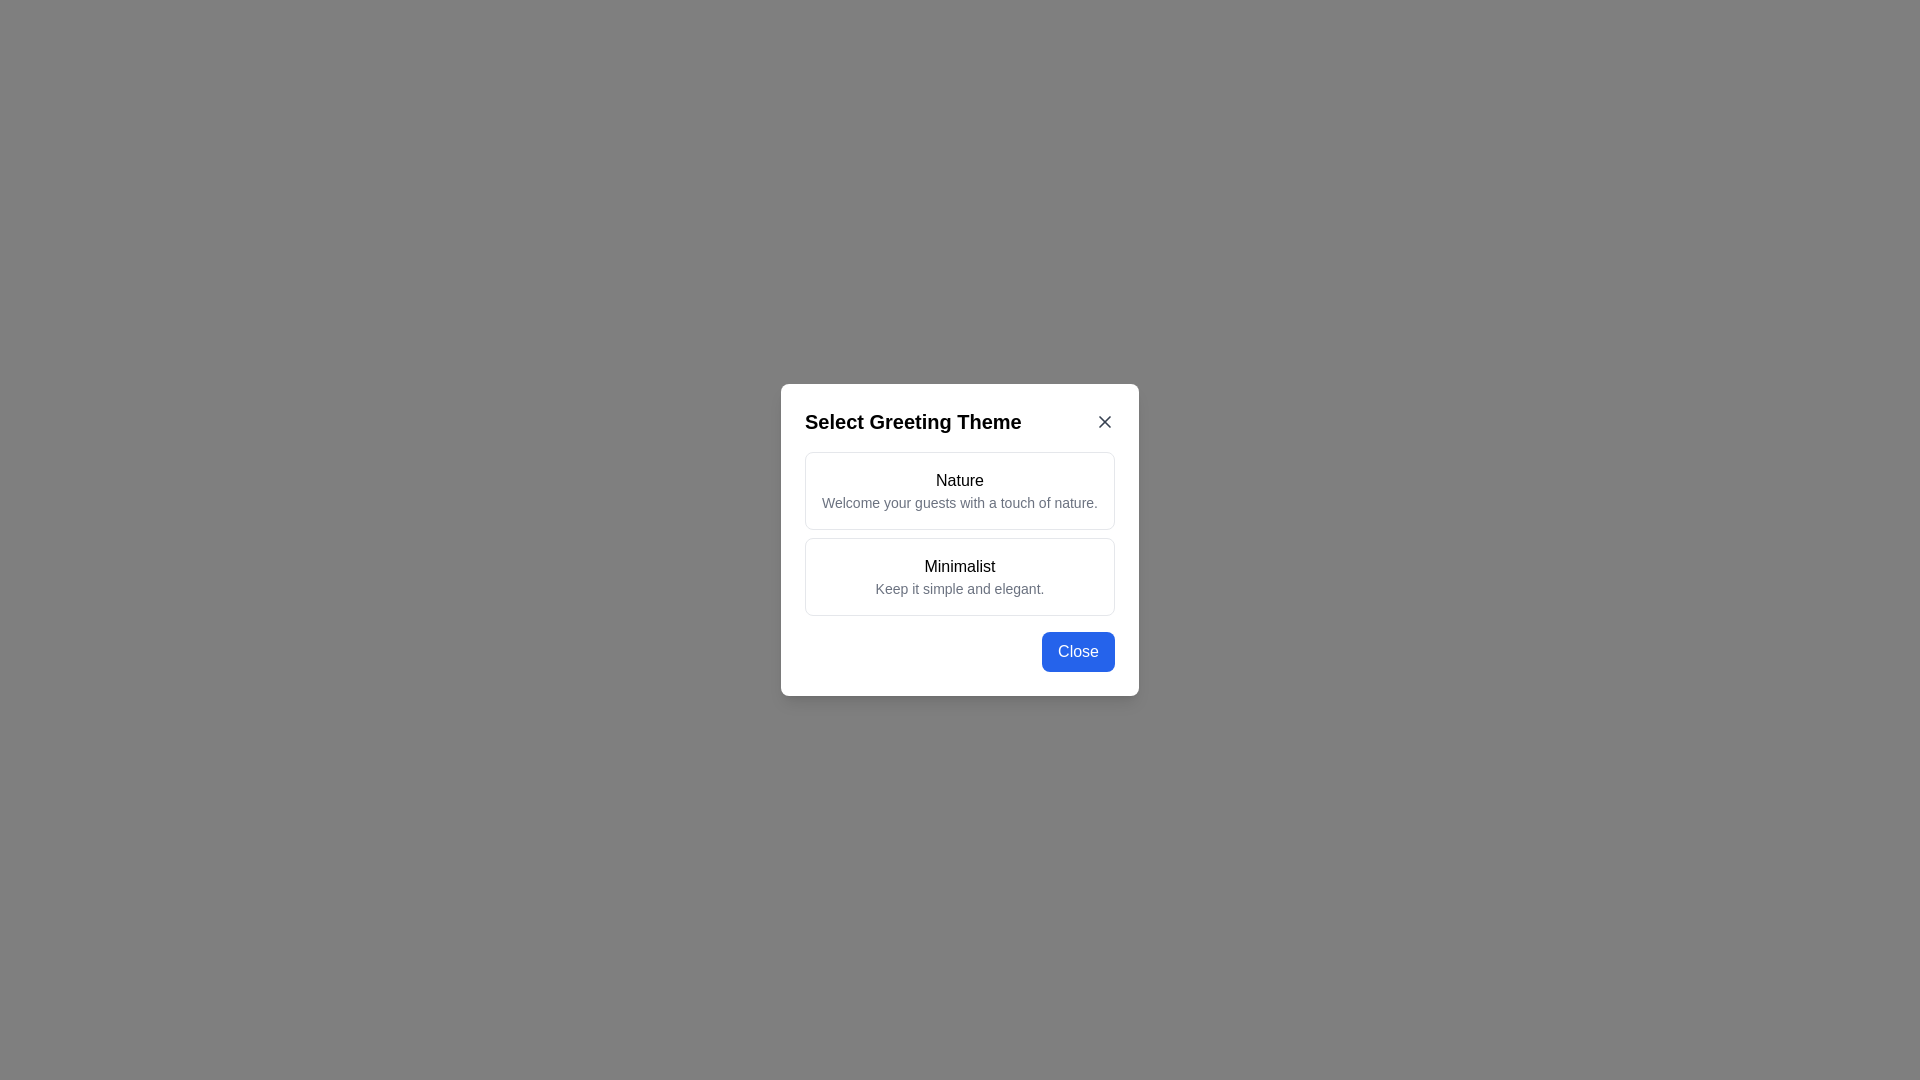 The image size is (1920, 1080). I want to click on title 'Select Greeting Theme' from the Header at the top of the modal box to understand its purpose, so click(960, 420).